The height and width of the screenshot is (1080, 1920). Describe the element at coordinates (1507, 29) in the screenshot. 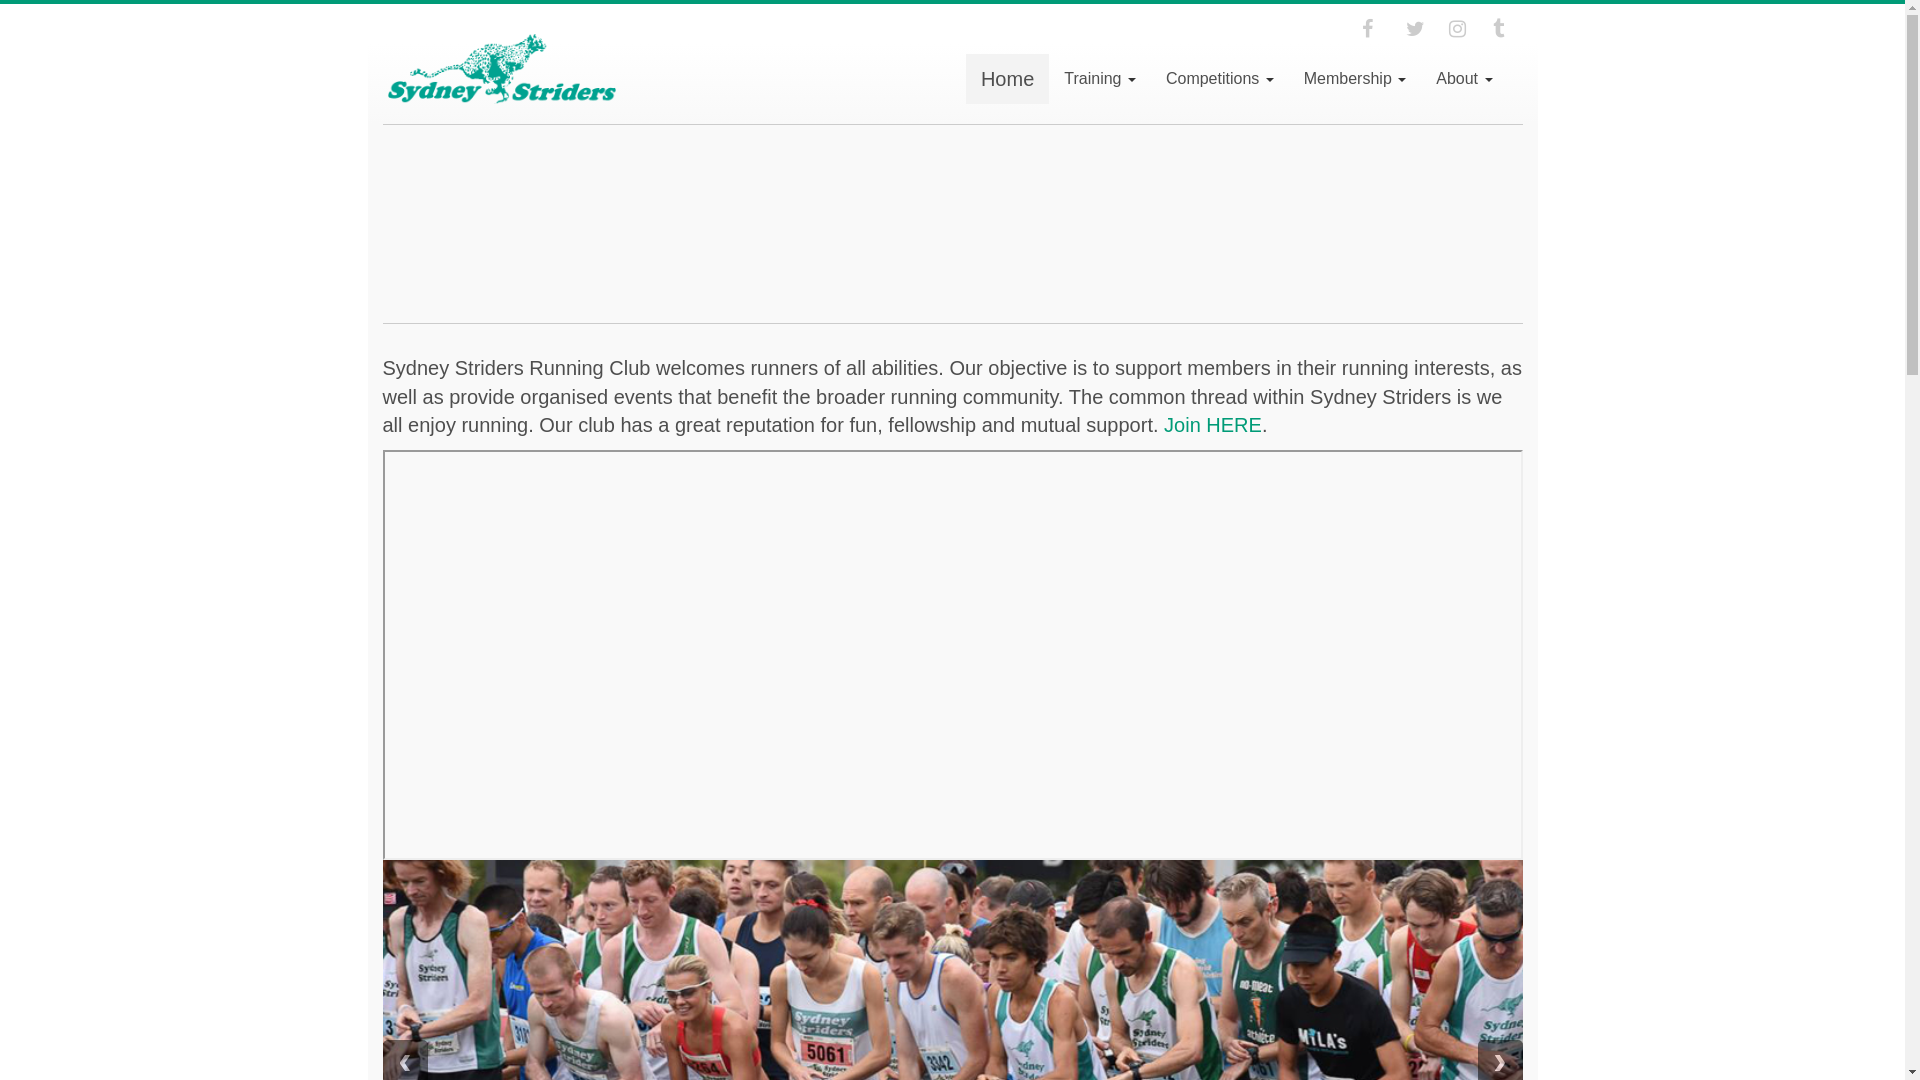

I see `'Sydney Striders Tumblr'` at that location.